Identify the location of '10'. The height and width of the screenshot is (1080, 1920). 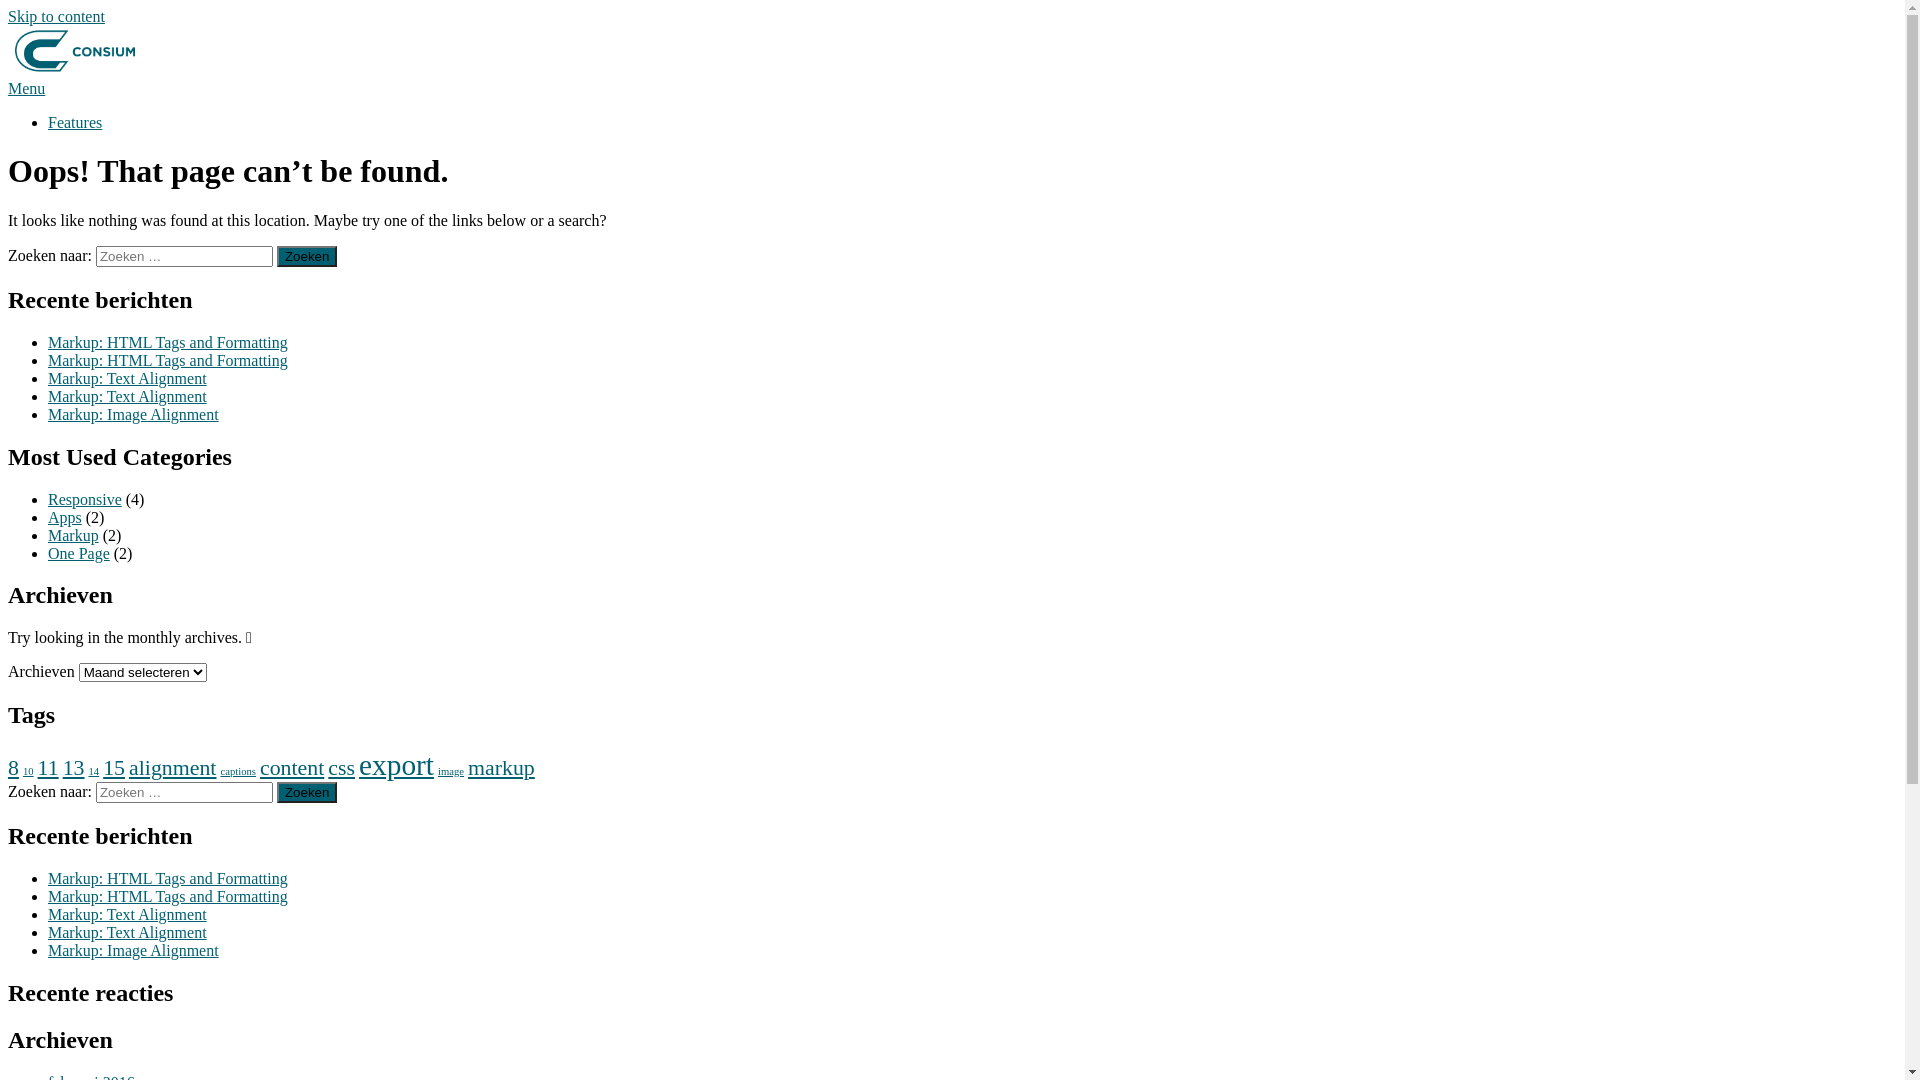
(23, 770).